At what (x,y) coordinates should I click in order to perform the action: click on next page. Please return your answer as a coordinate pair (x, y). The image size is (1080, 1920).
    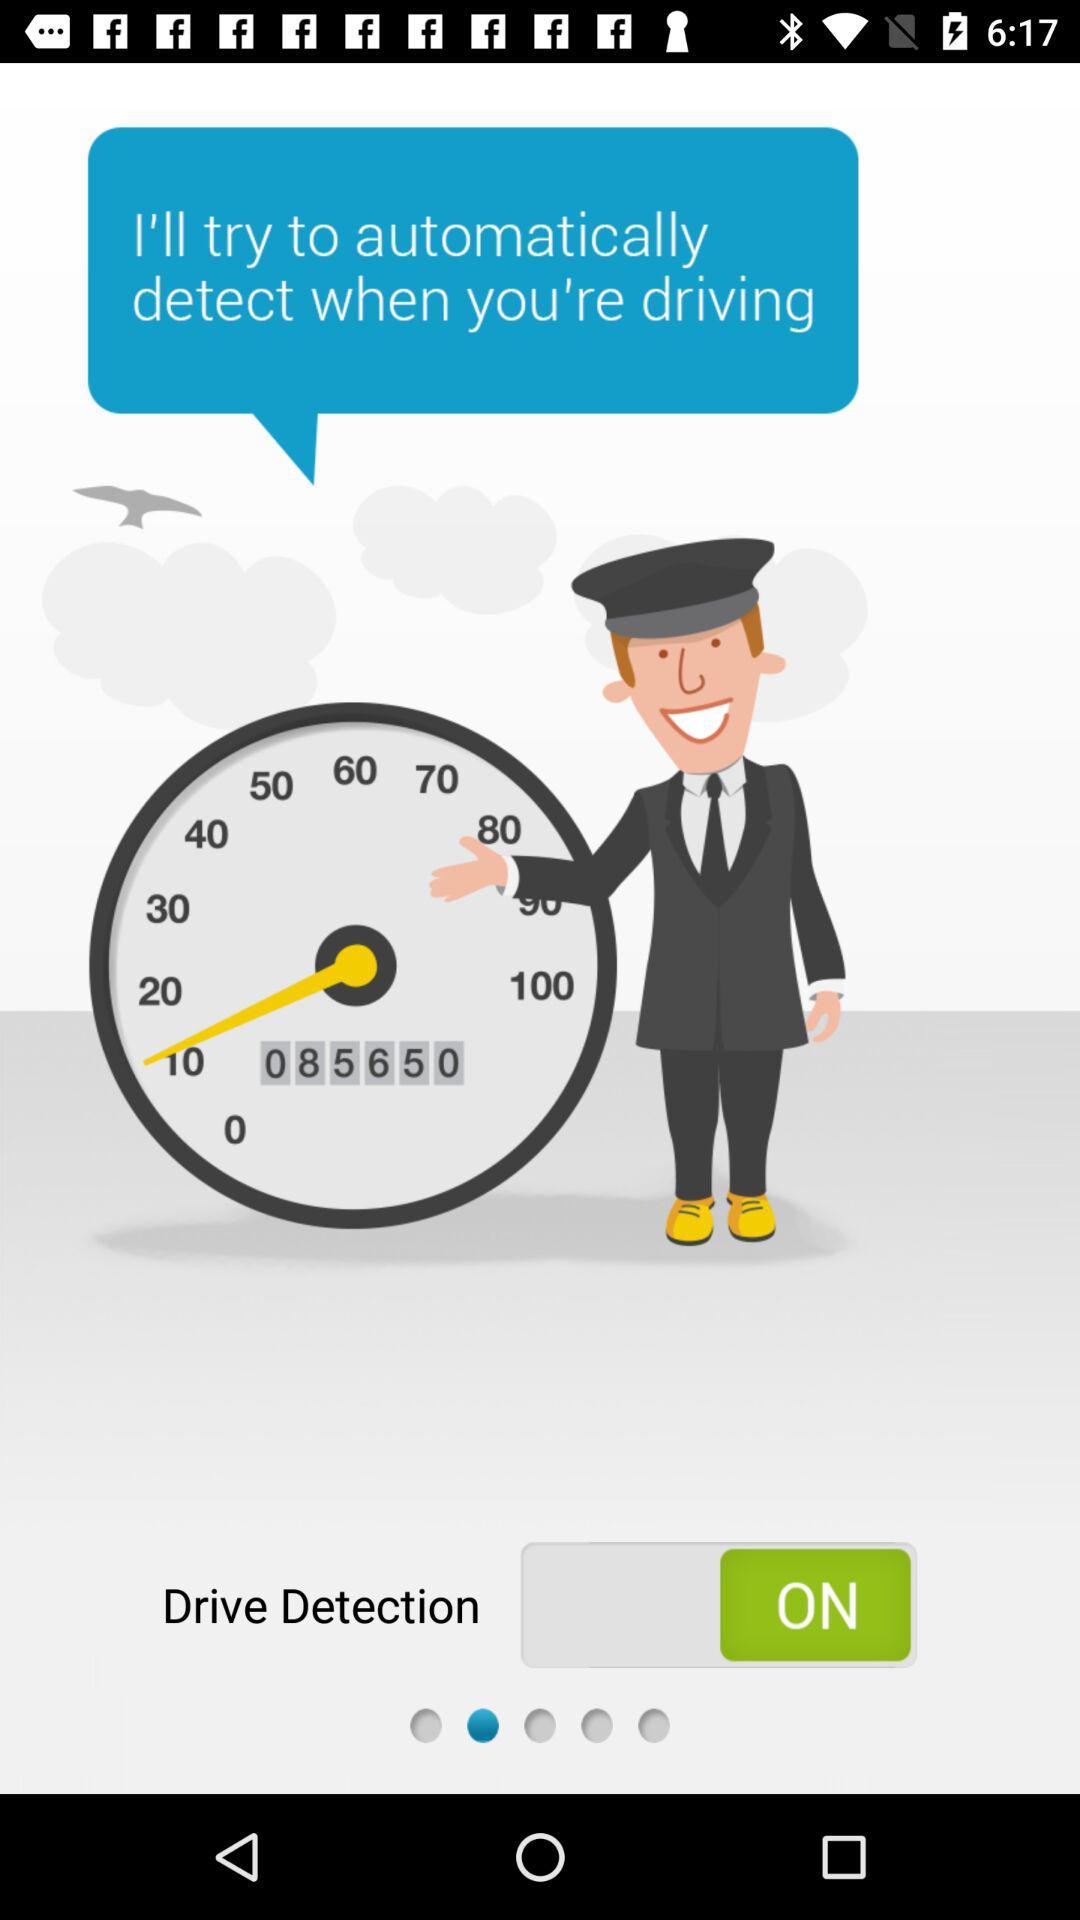
    Looking at the image, I should click on (596, 1724).